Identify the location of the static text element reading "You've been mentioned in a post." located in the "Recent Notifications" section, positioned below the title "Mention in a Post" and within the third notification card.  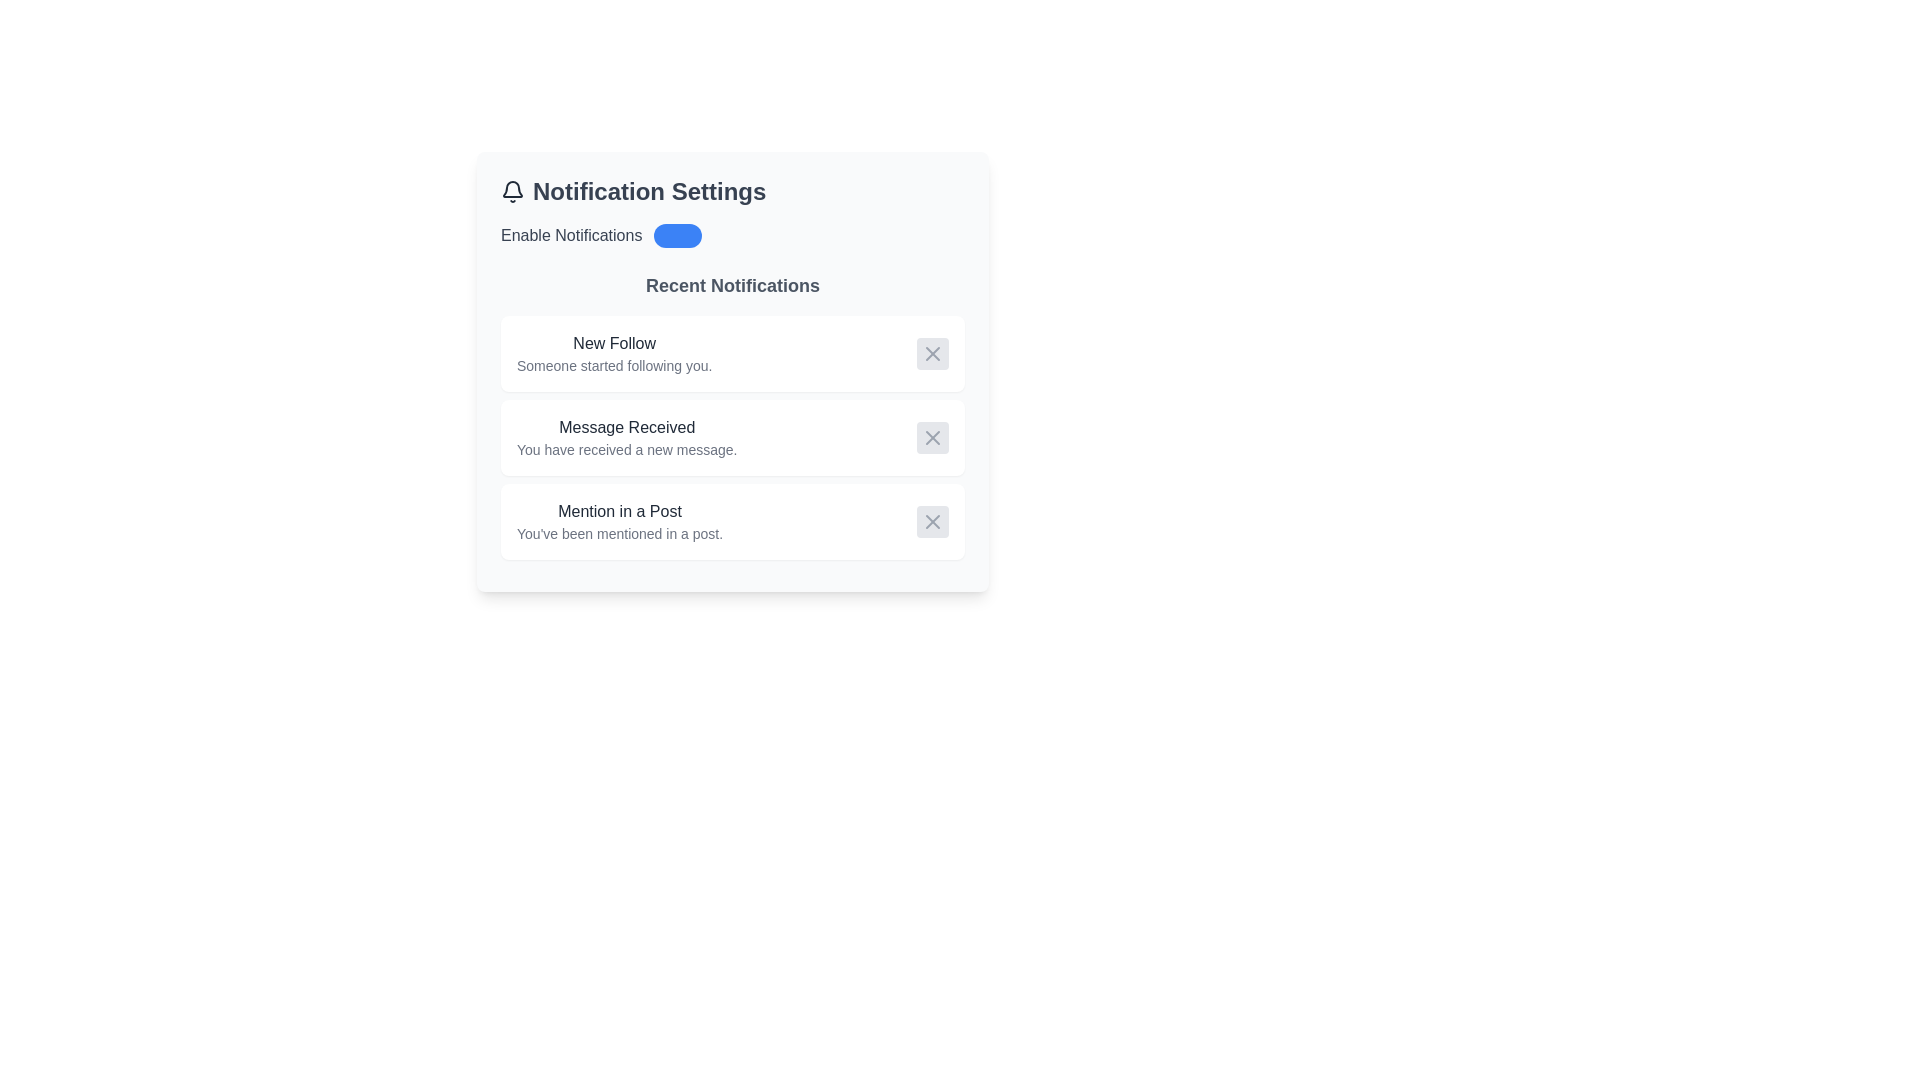
(618, 532).